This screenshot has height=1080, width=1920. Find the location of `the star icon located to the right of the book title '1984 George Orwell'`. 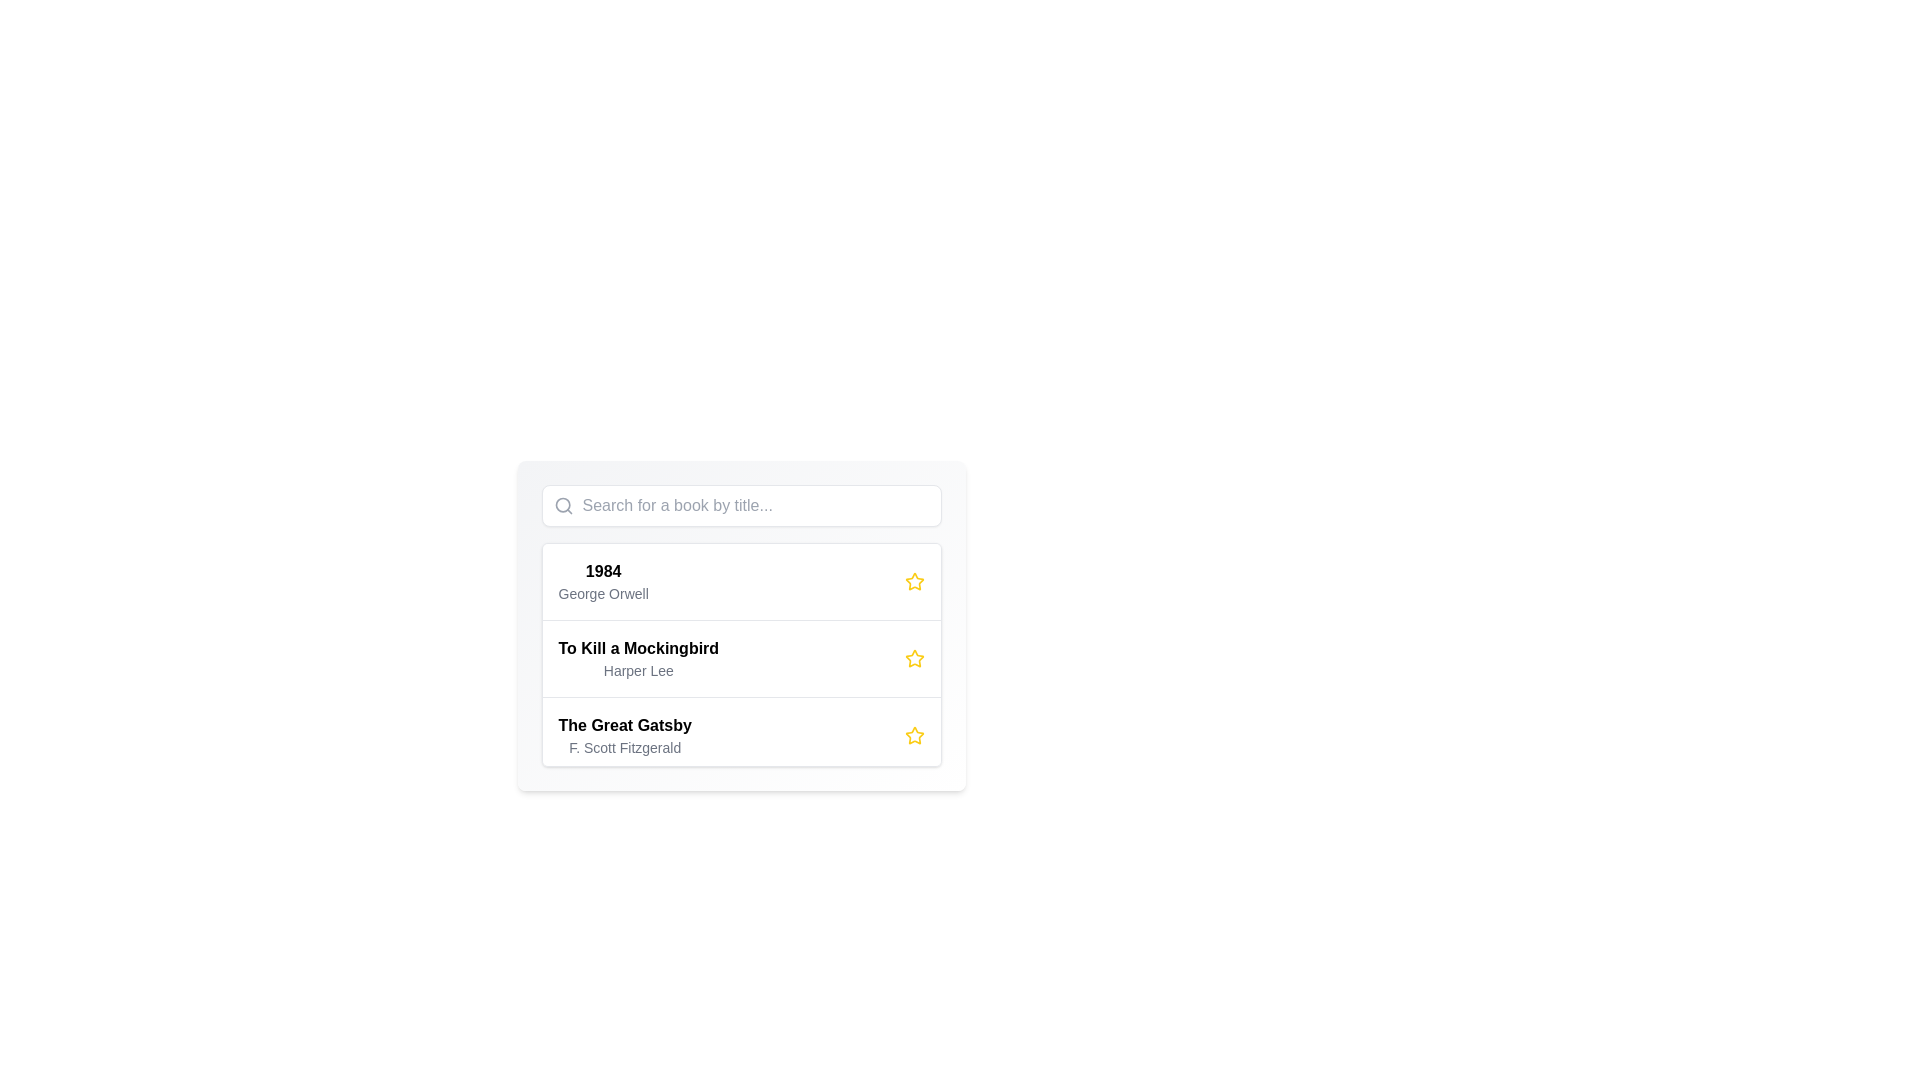

the star icon located to the right of the book title '1984 George Orwell' is located at coordinates (913, 582).